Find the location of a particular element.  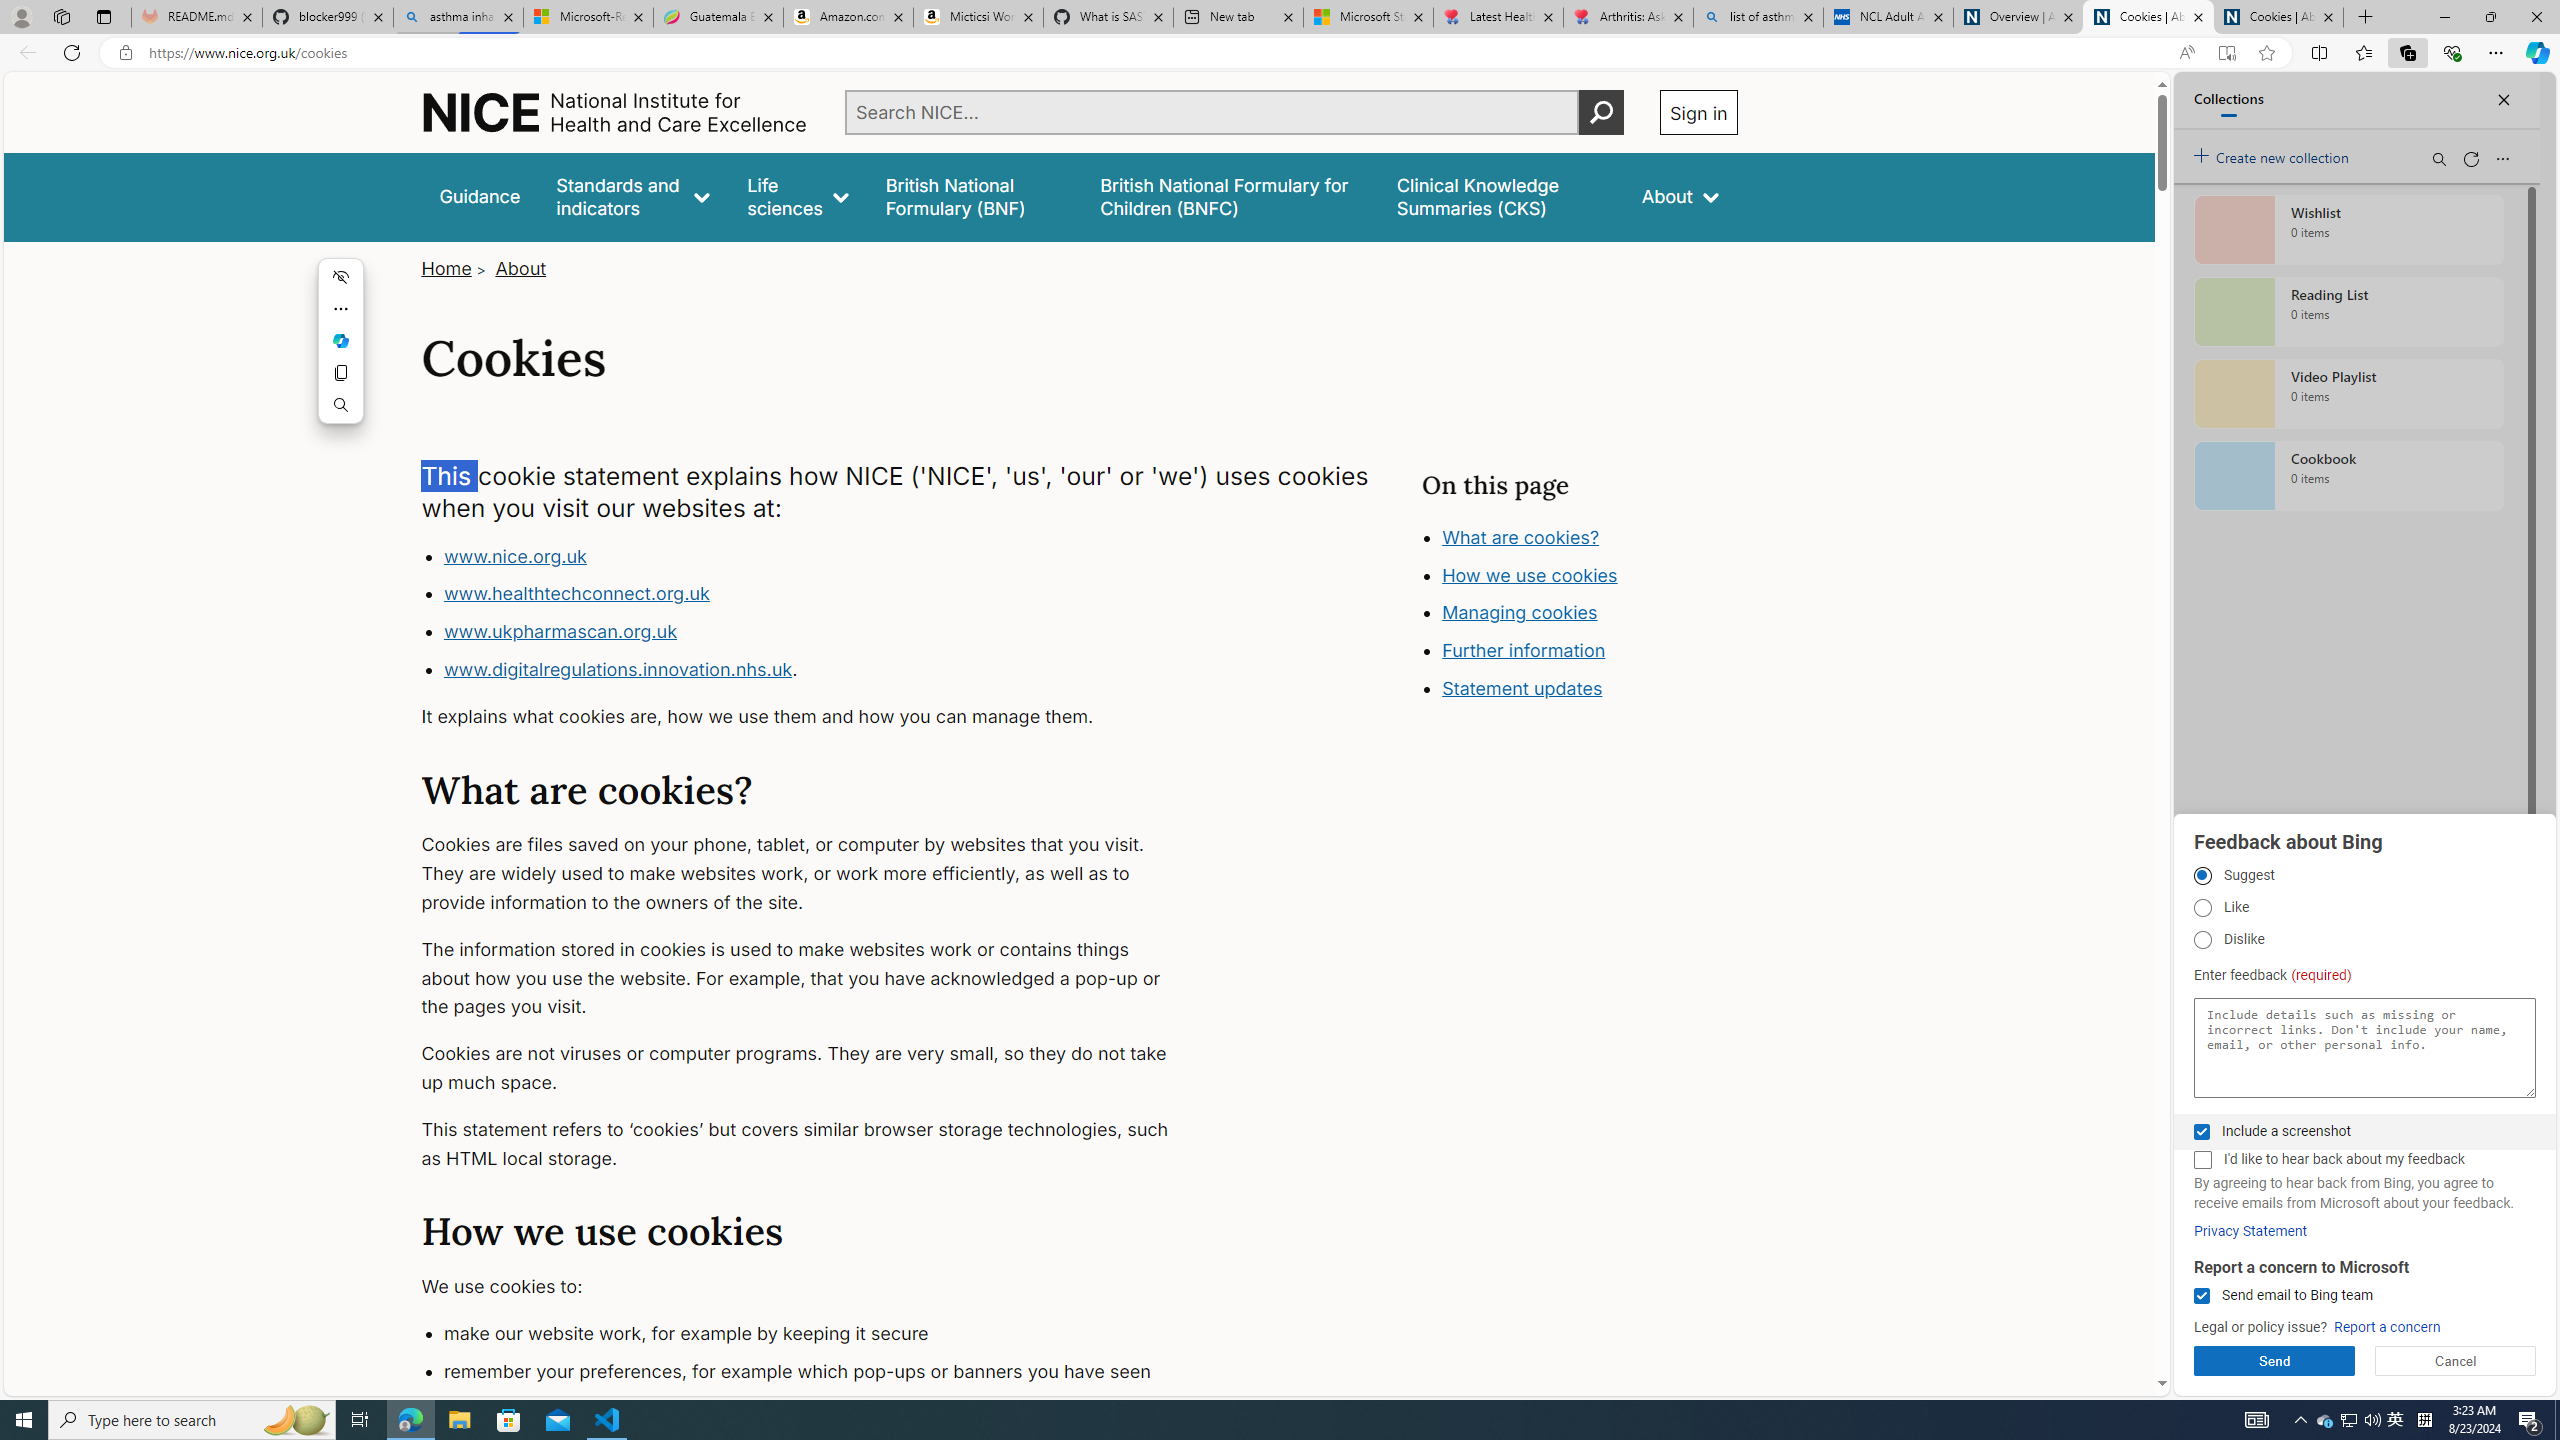

'Home>' is located at coordinates (454, 268).